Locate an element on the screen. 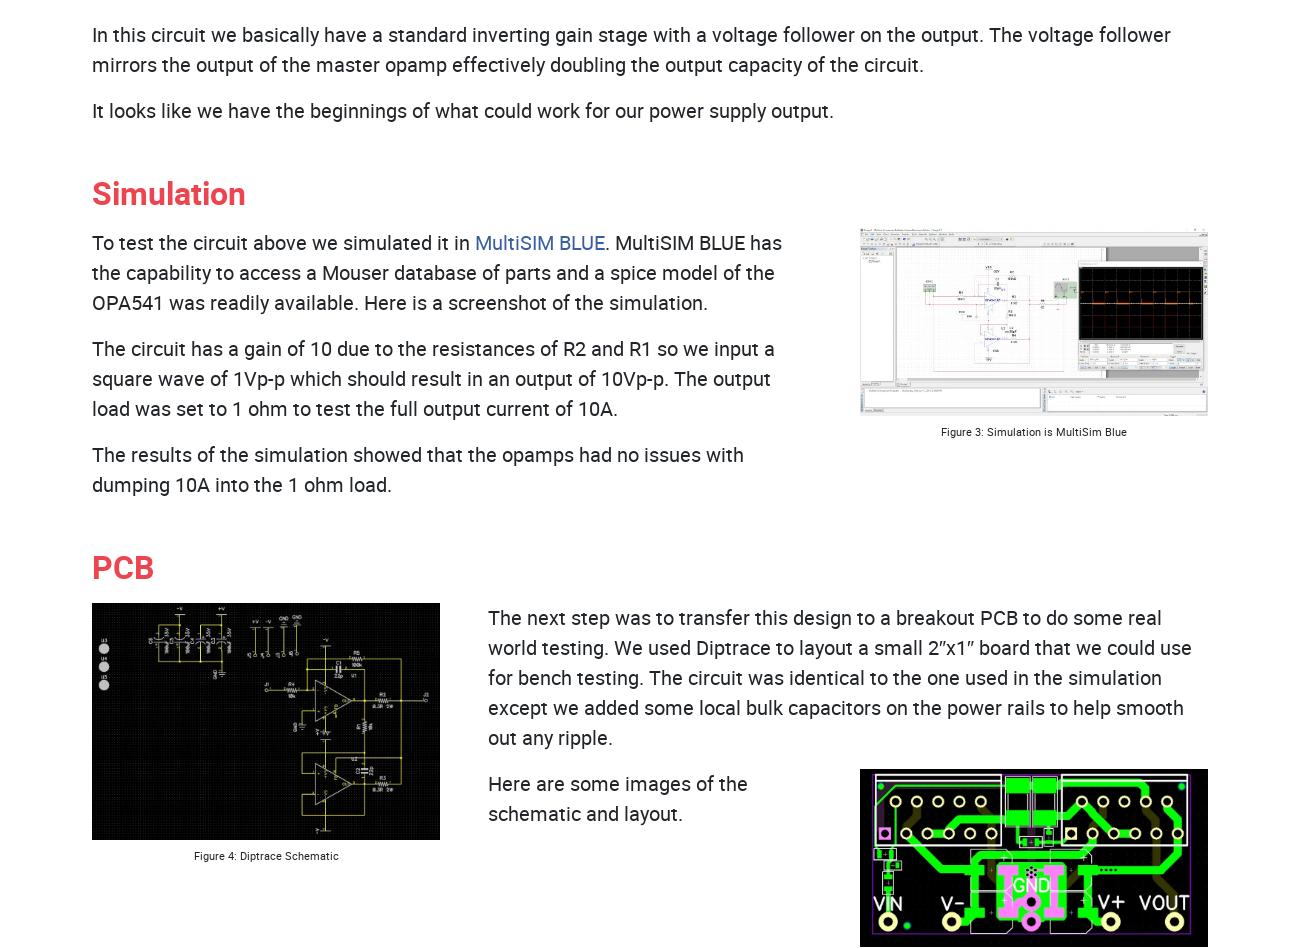  'Houston Headquarters:' is located at coordinates (860, 152).